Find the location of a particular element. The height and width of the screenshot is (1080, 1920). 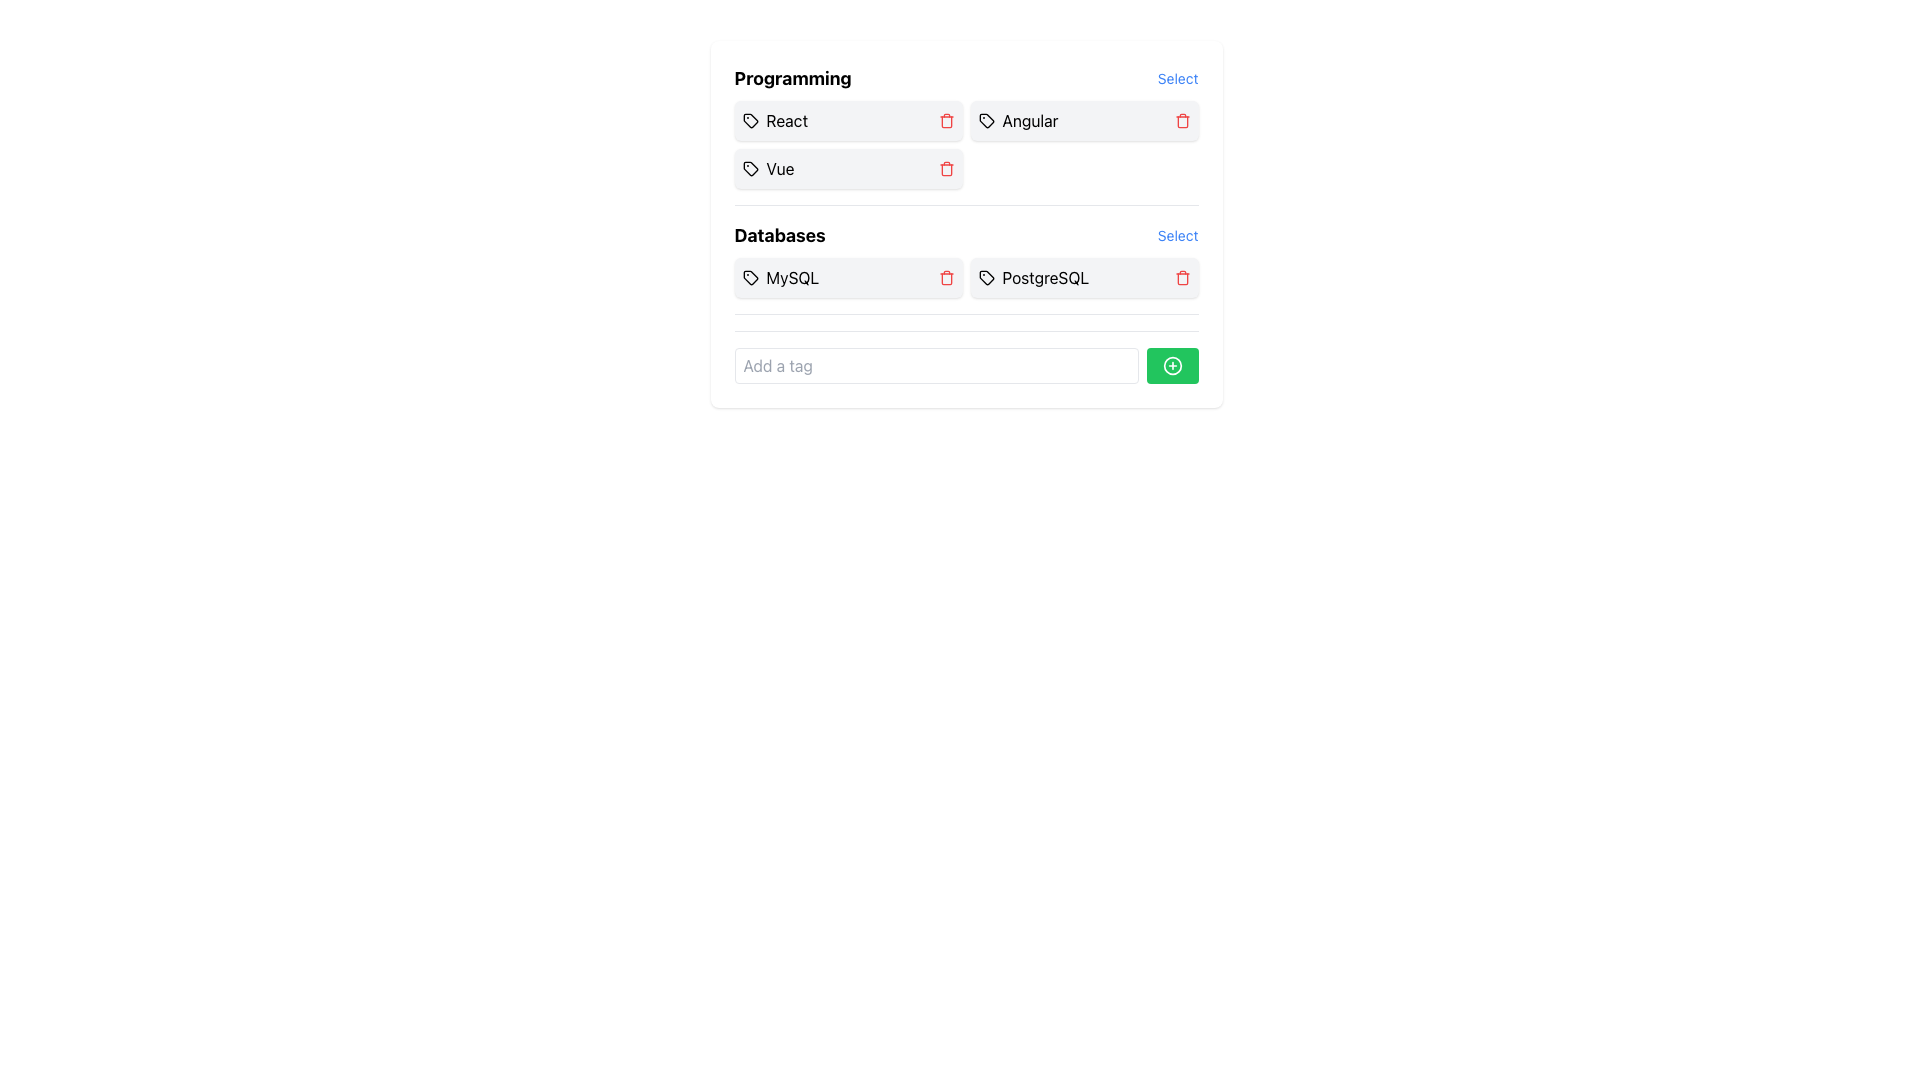

the red trash can icon button located in the 'Programming' section, to the right of the 'React' tag, for visual feedback is located at coordinates (945, 120).